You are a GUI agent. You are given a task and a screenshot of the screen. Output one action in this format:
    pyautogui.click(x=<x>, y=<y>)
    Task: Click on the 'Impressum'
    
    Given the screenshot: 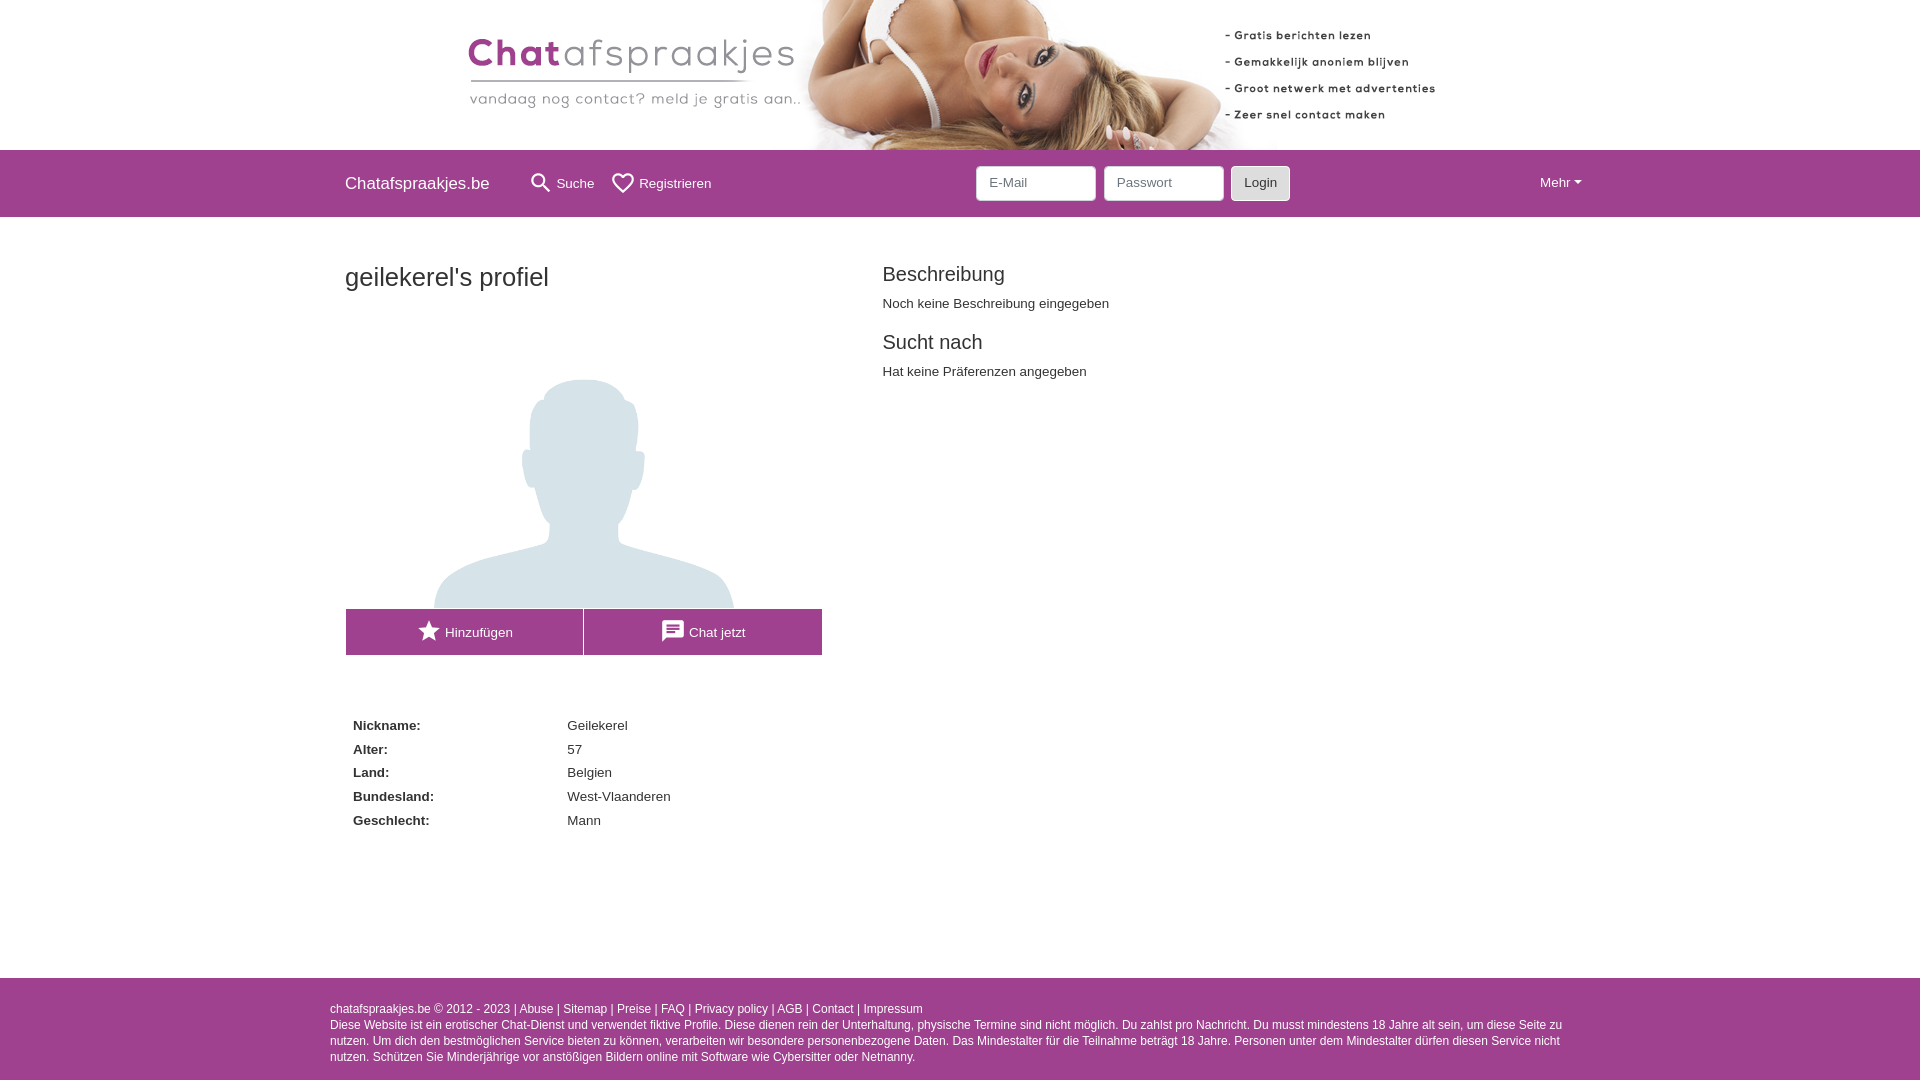 What is the action you would take?
    pyautogui.click(x=891, y=1009)
    